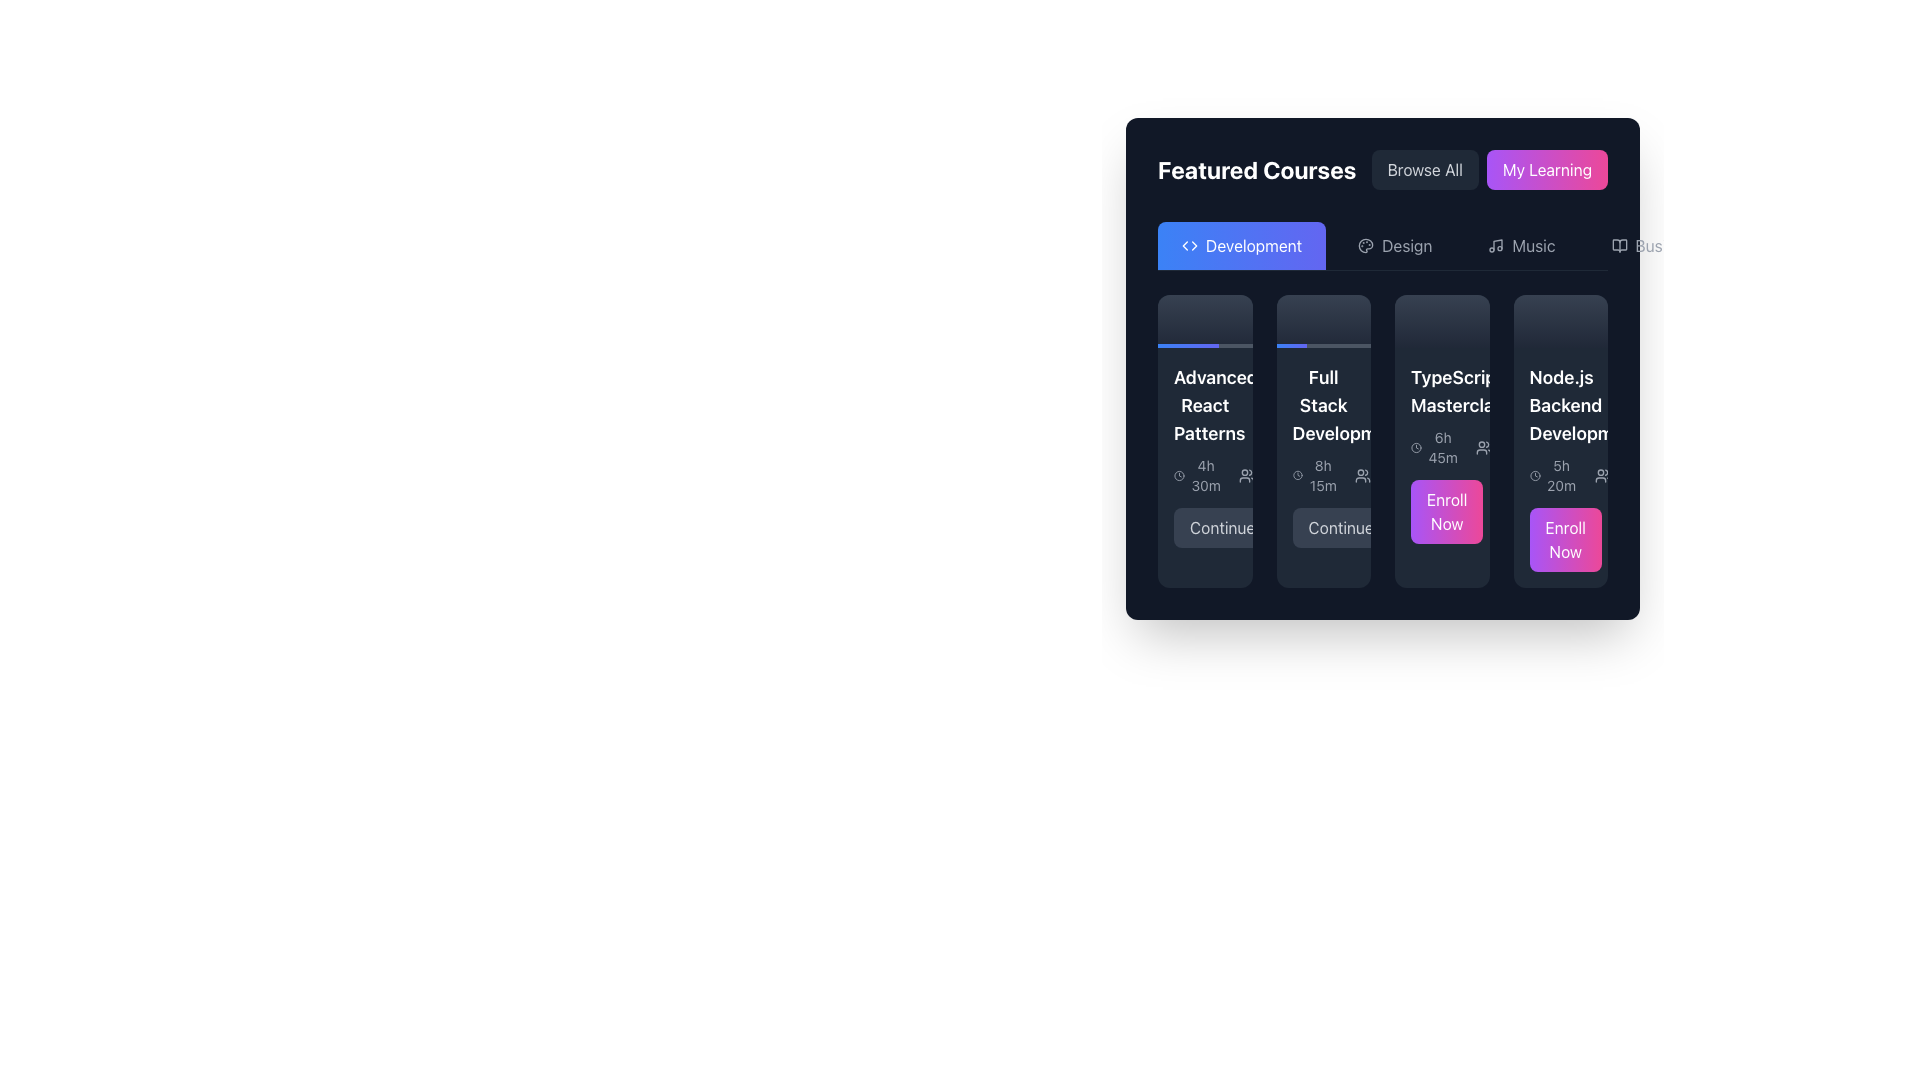 The width and height of the screenshot is (1920, 1080). Describe the element at coordinates (1559, 540) in the screenshot. I see `the 'Enroll Now' button, which is a rectangular button with gradient colors transitioning from purple to pink and bold white text, located in the lower-right corner of the 'Node.js Backend Development' course card` at that location.